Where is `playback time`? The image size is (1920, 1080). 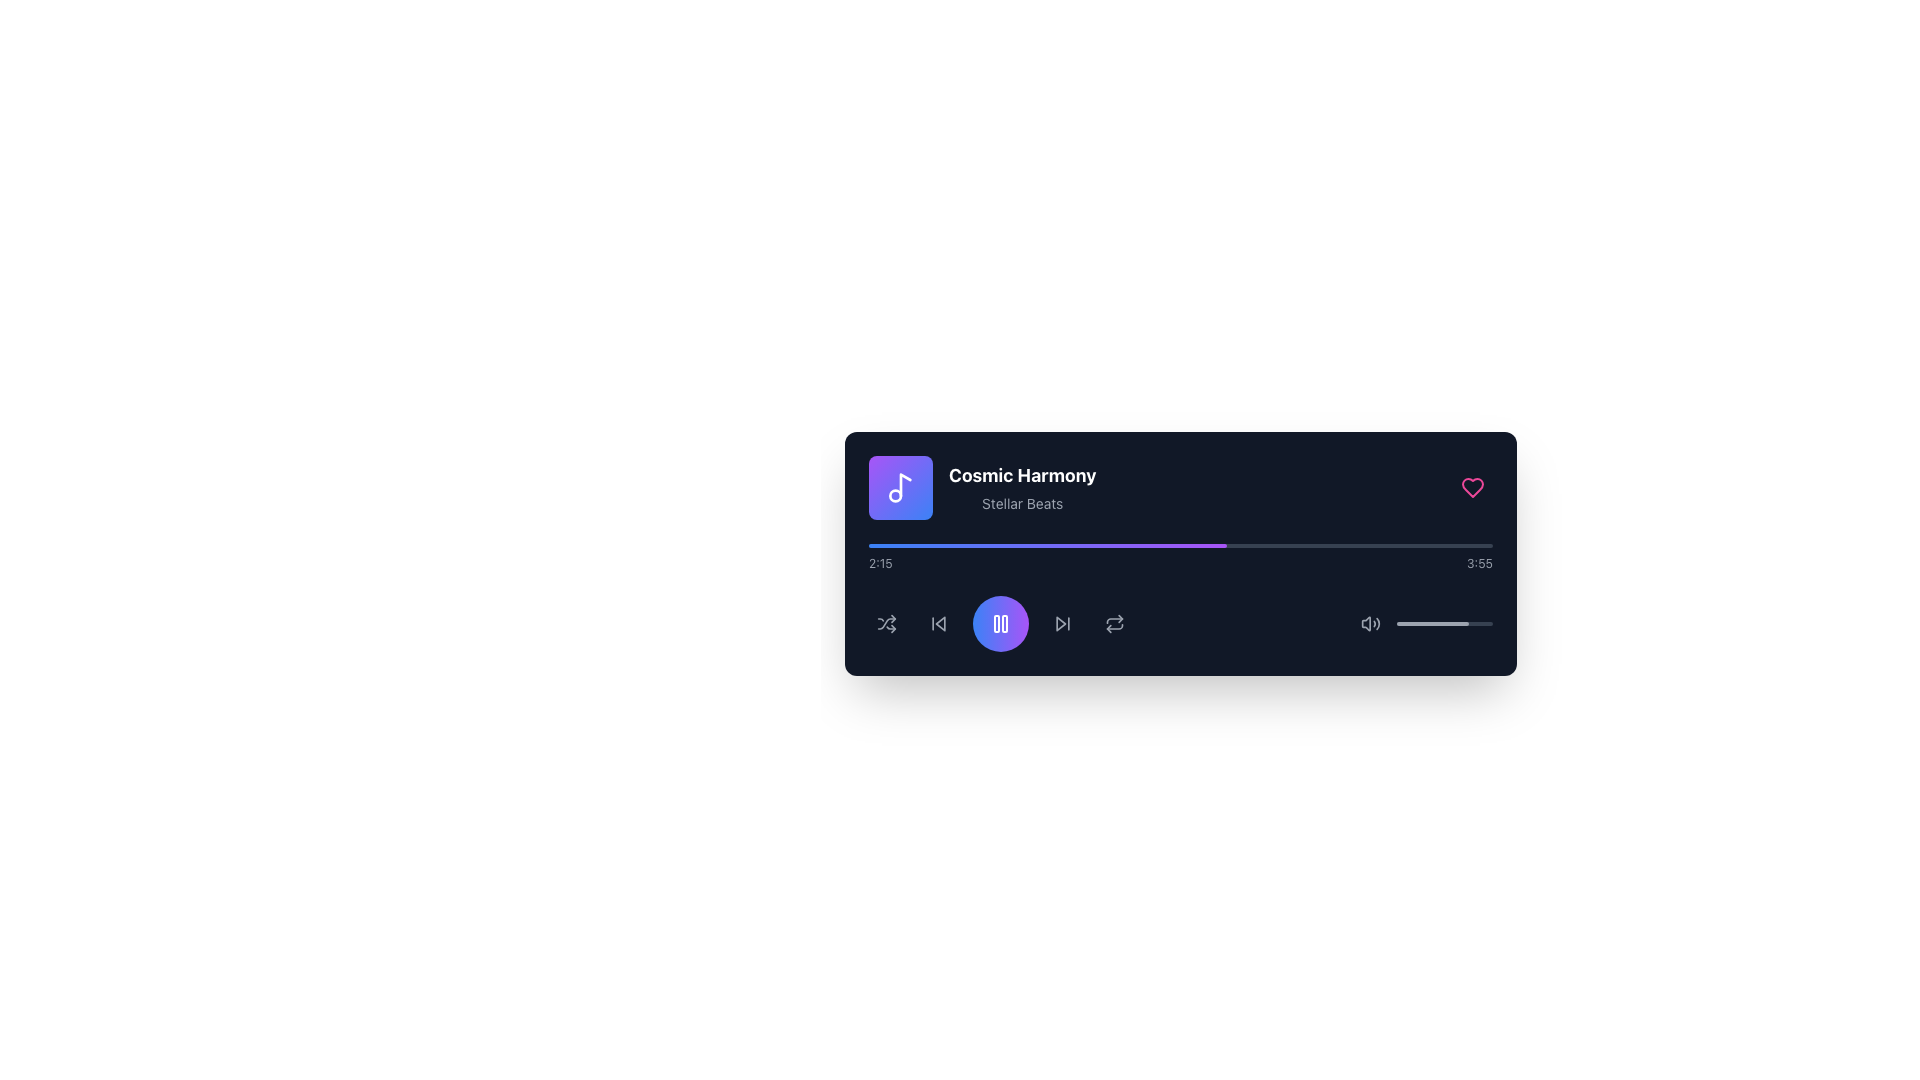
playback time is located at coordinates (977, 546).